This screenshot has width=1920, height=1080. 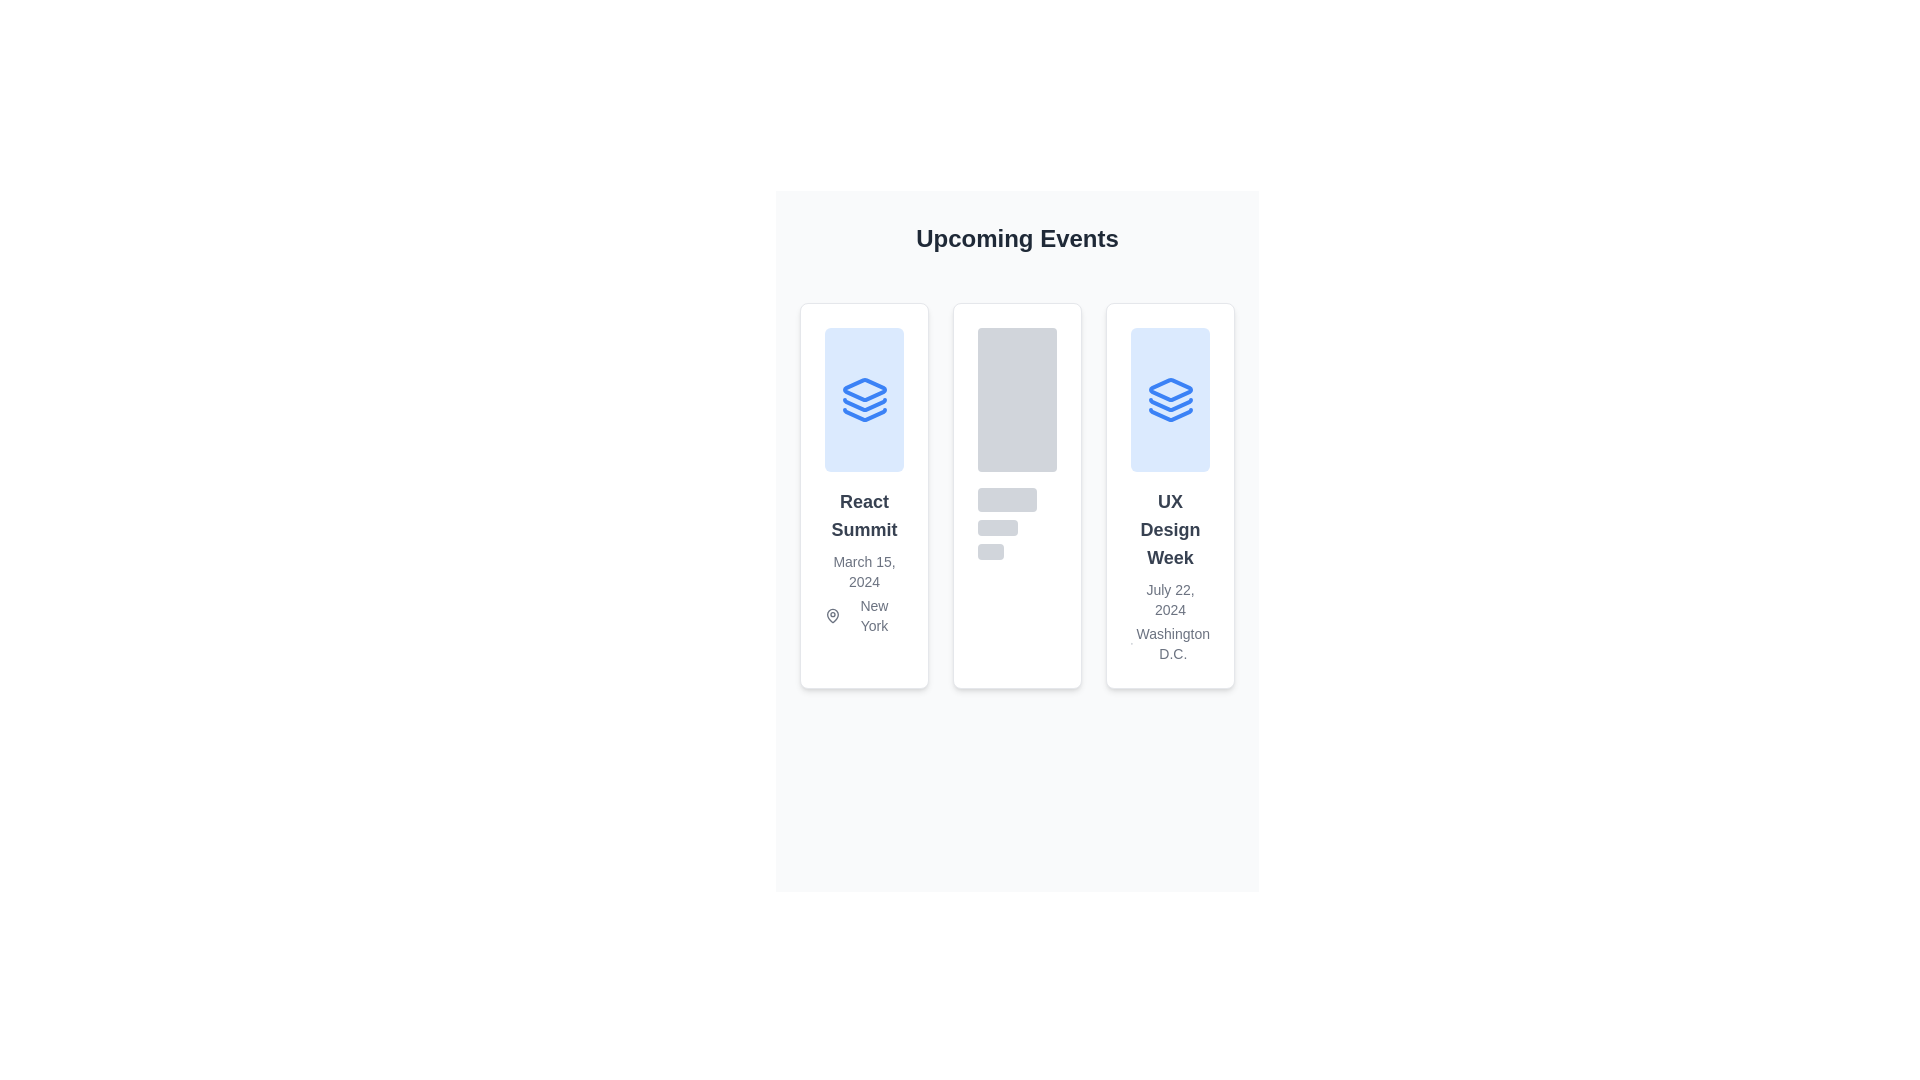 What do you see at coordinates (864, 400) in the screenshot?
I see `the React Summit event icon located in the central upper area of the leftmost card in a row of three cards` at bounding box center [864, 400].